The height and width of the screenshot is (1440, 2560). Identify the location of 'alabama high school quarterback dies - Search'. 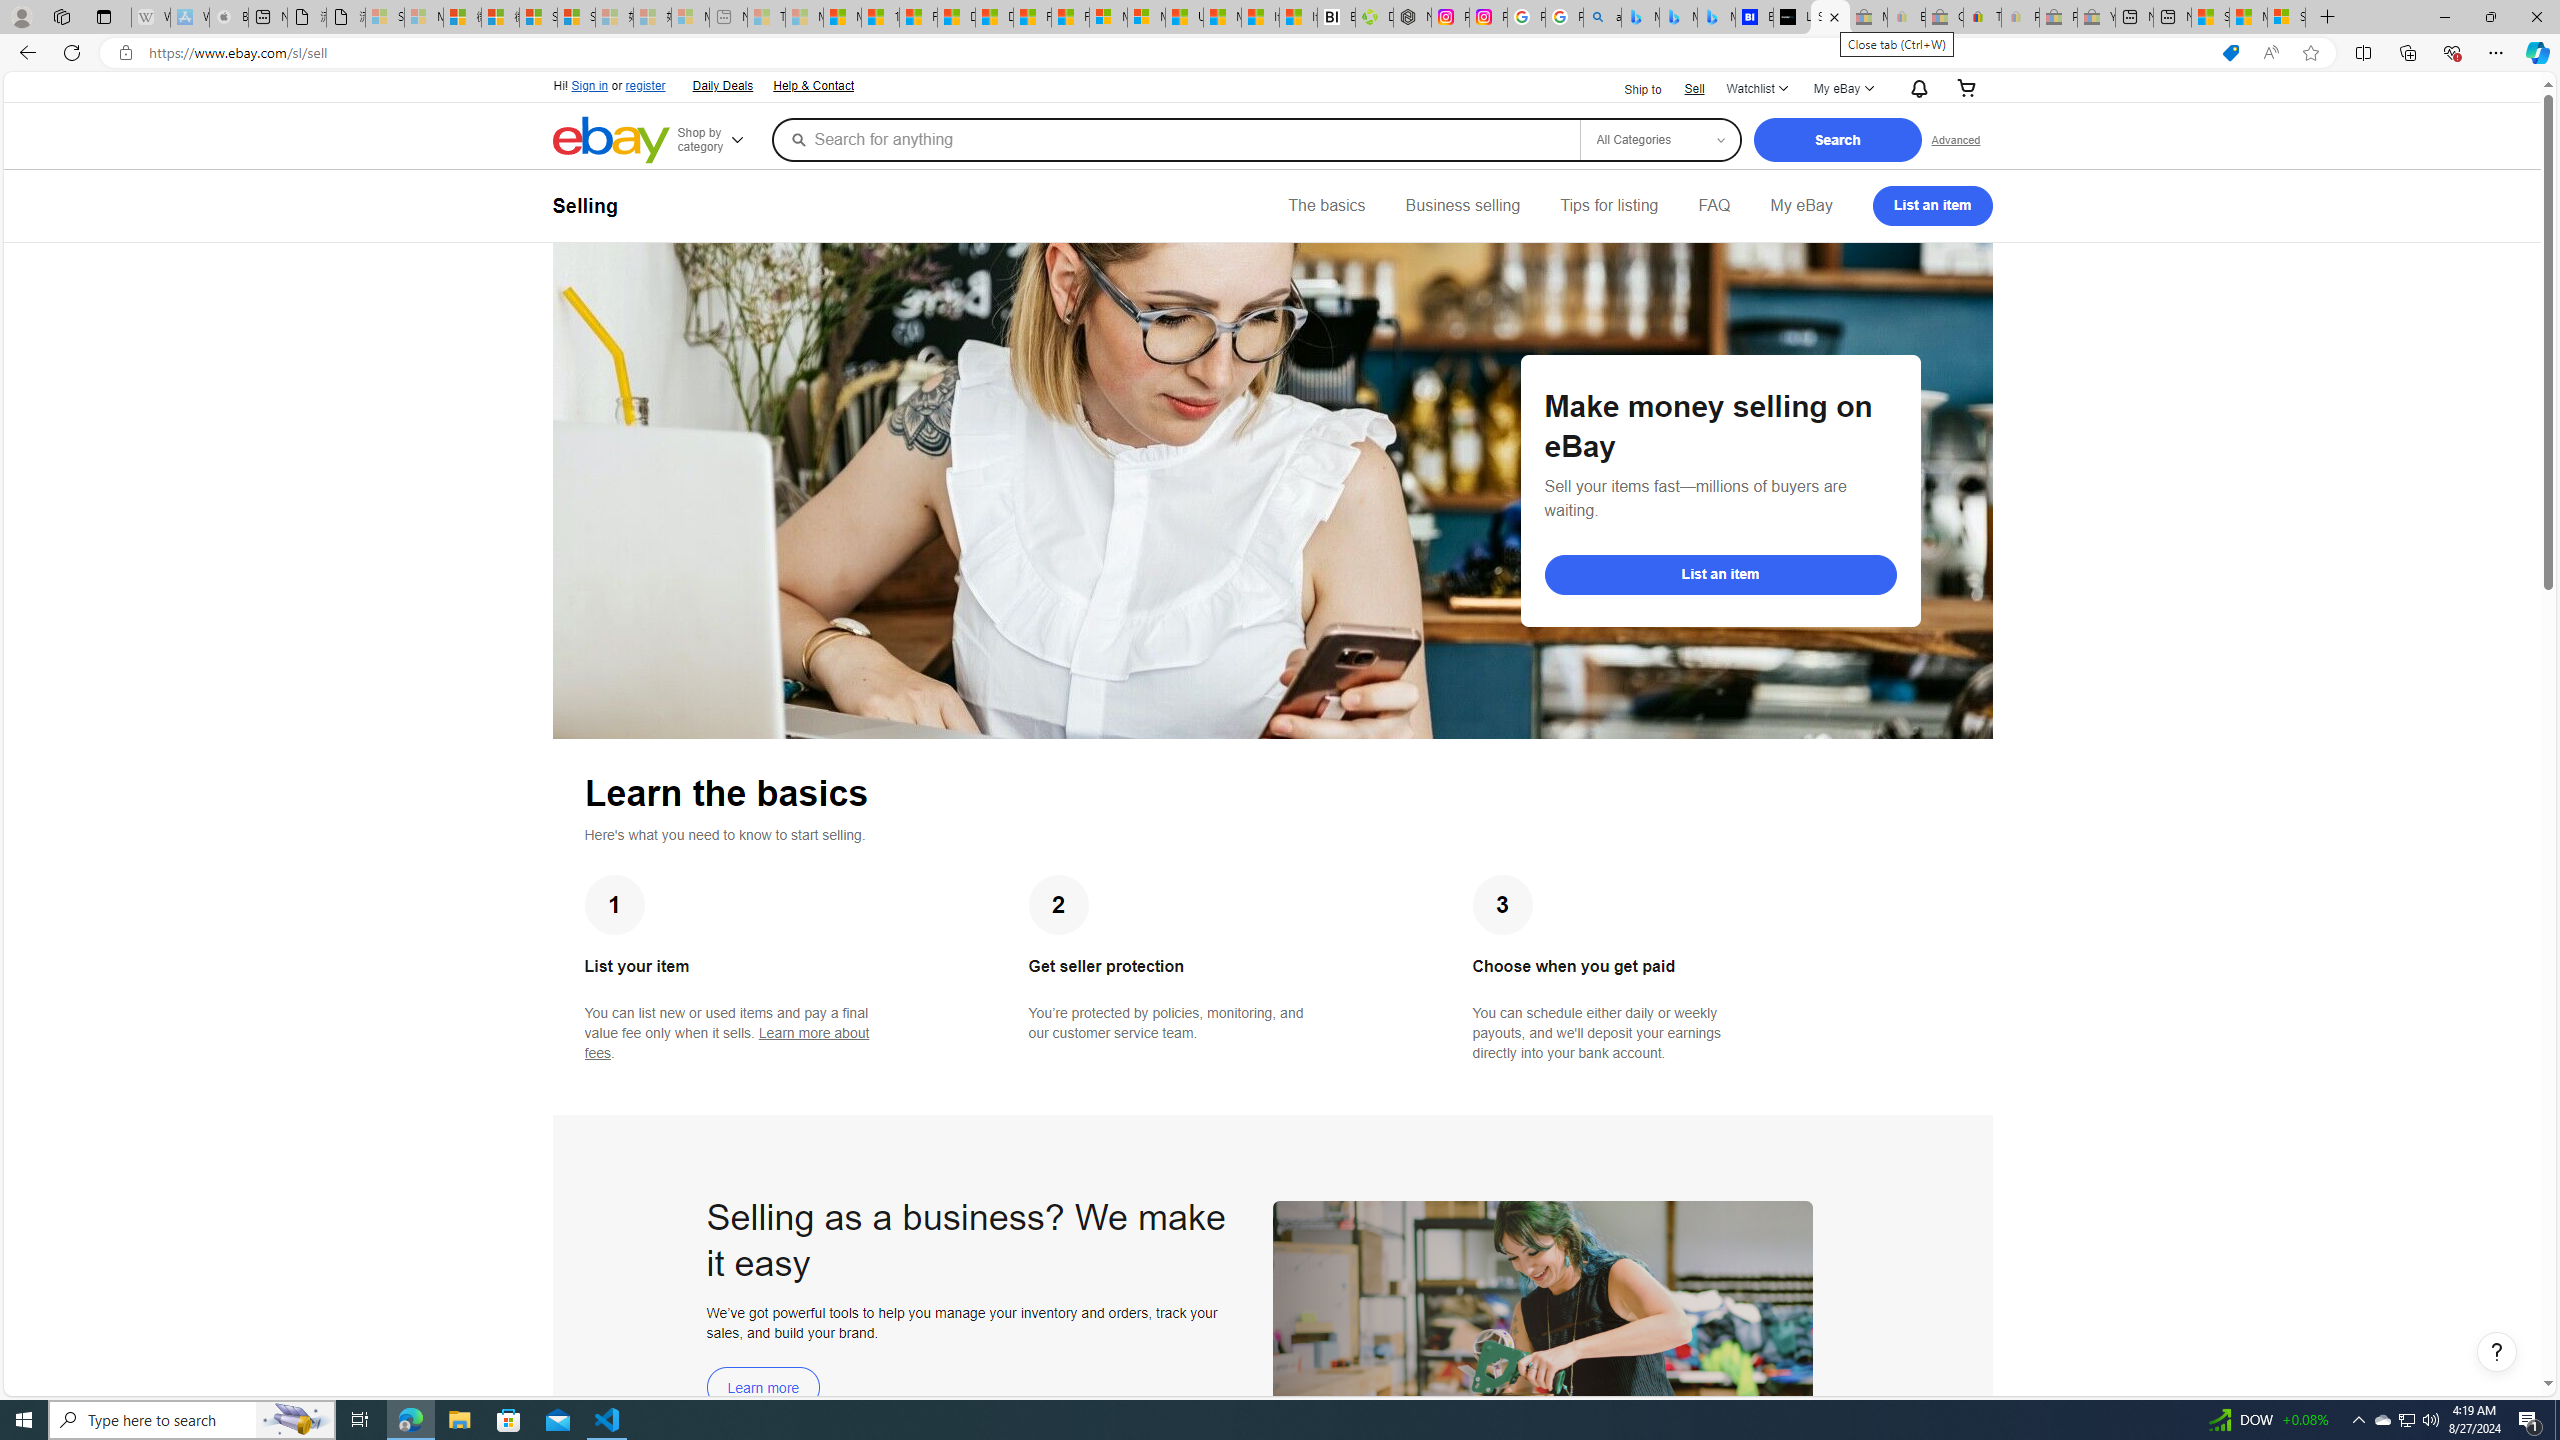
(1602, 16).